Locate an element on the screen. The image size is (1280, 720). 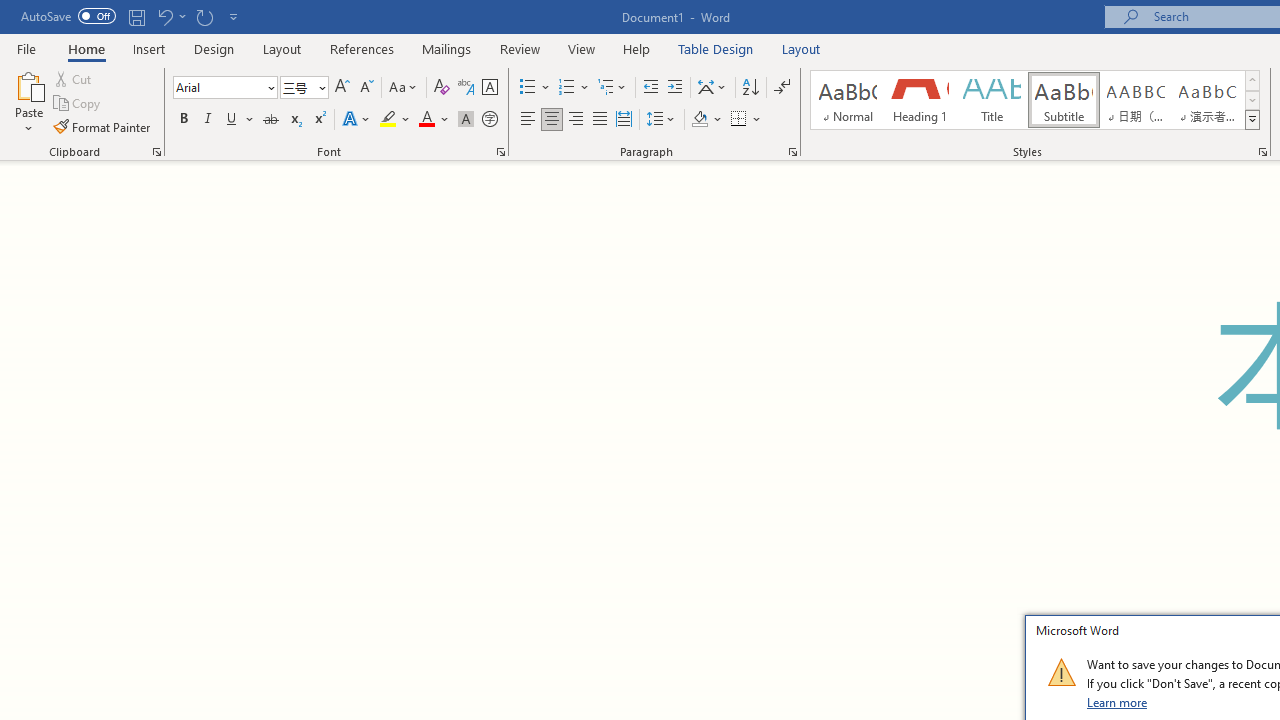
'Character Shading' is located at coordinates (464, 119).